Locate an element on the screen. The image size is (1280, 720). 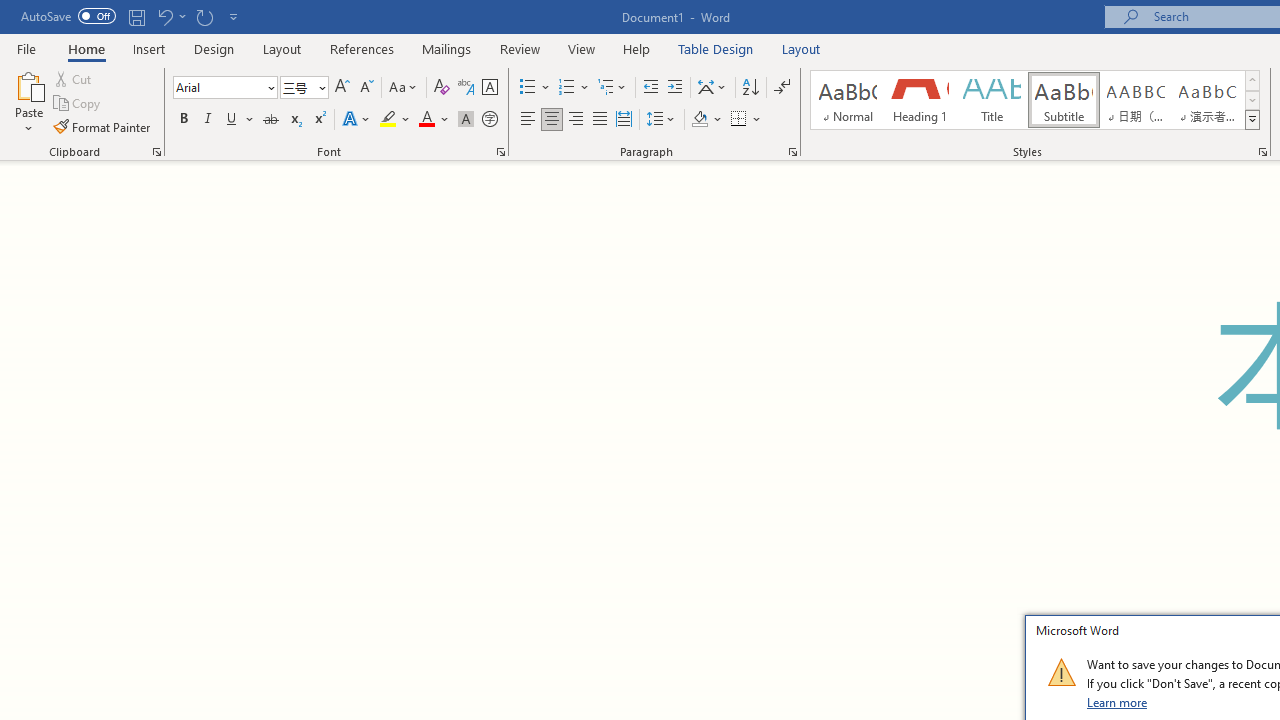
'Character Shading' is located at coordinates (464, 119).